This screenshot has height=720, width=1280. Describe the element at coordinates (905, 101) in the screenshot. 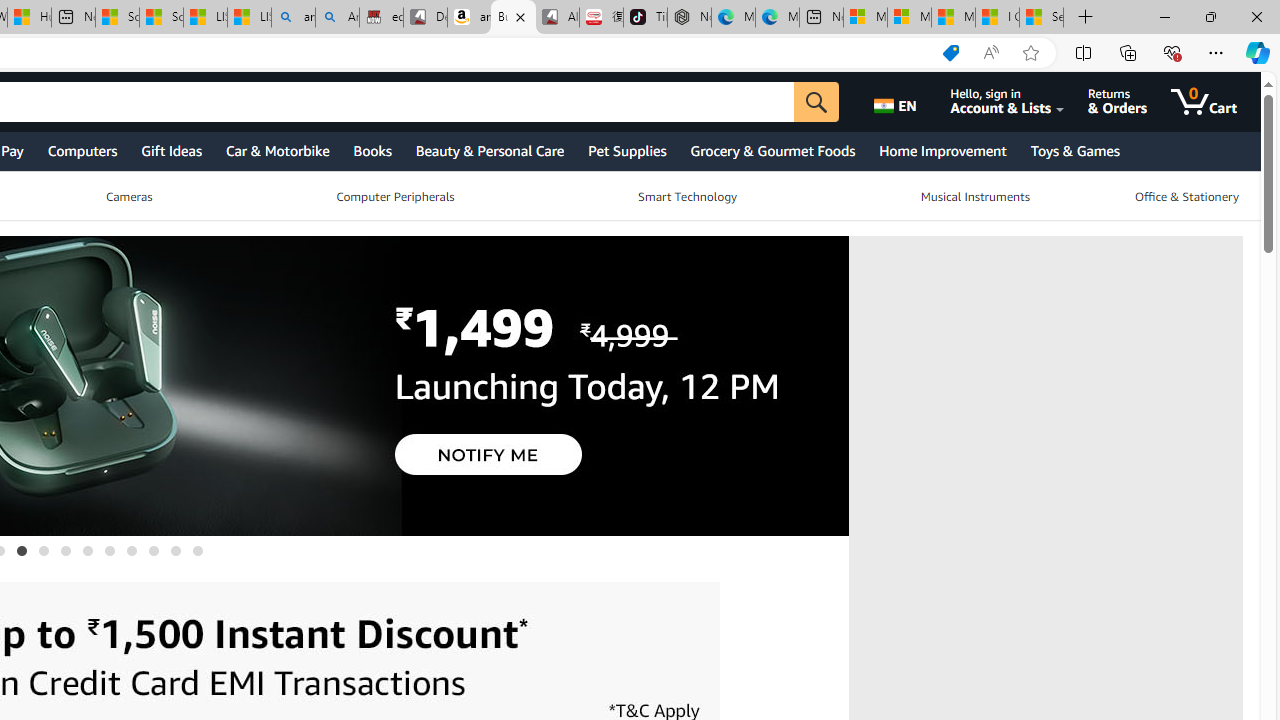

I see `'Choose a language for shopping.'` at that location.